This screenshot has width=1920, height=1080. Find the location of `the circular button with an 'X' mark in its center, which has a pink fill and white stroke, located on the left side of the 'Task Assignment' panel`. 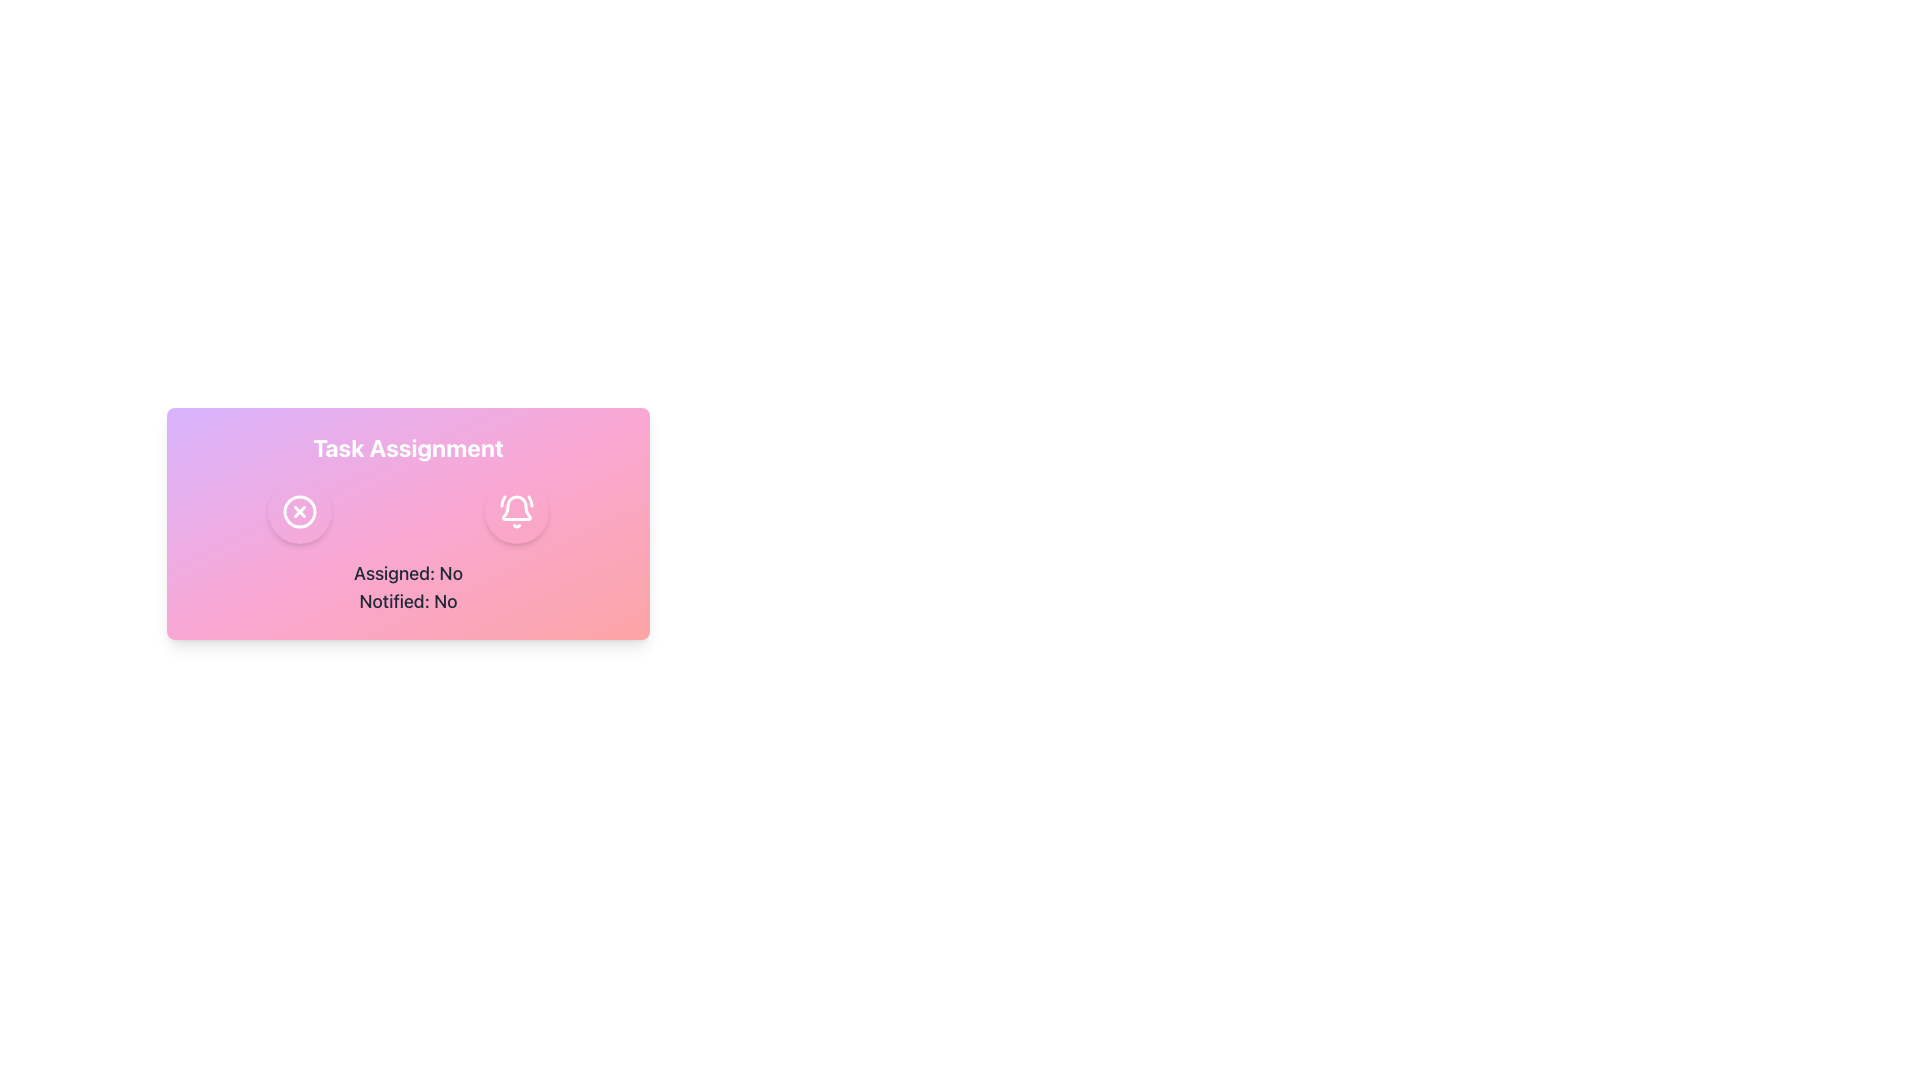

the circular button with an 'X' mark in its center, which has a pink fill and white stroke, located on the left side of the 'Task Assignment' panel is located at coordinates (298, 511).